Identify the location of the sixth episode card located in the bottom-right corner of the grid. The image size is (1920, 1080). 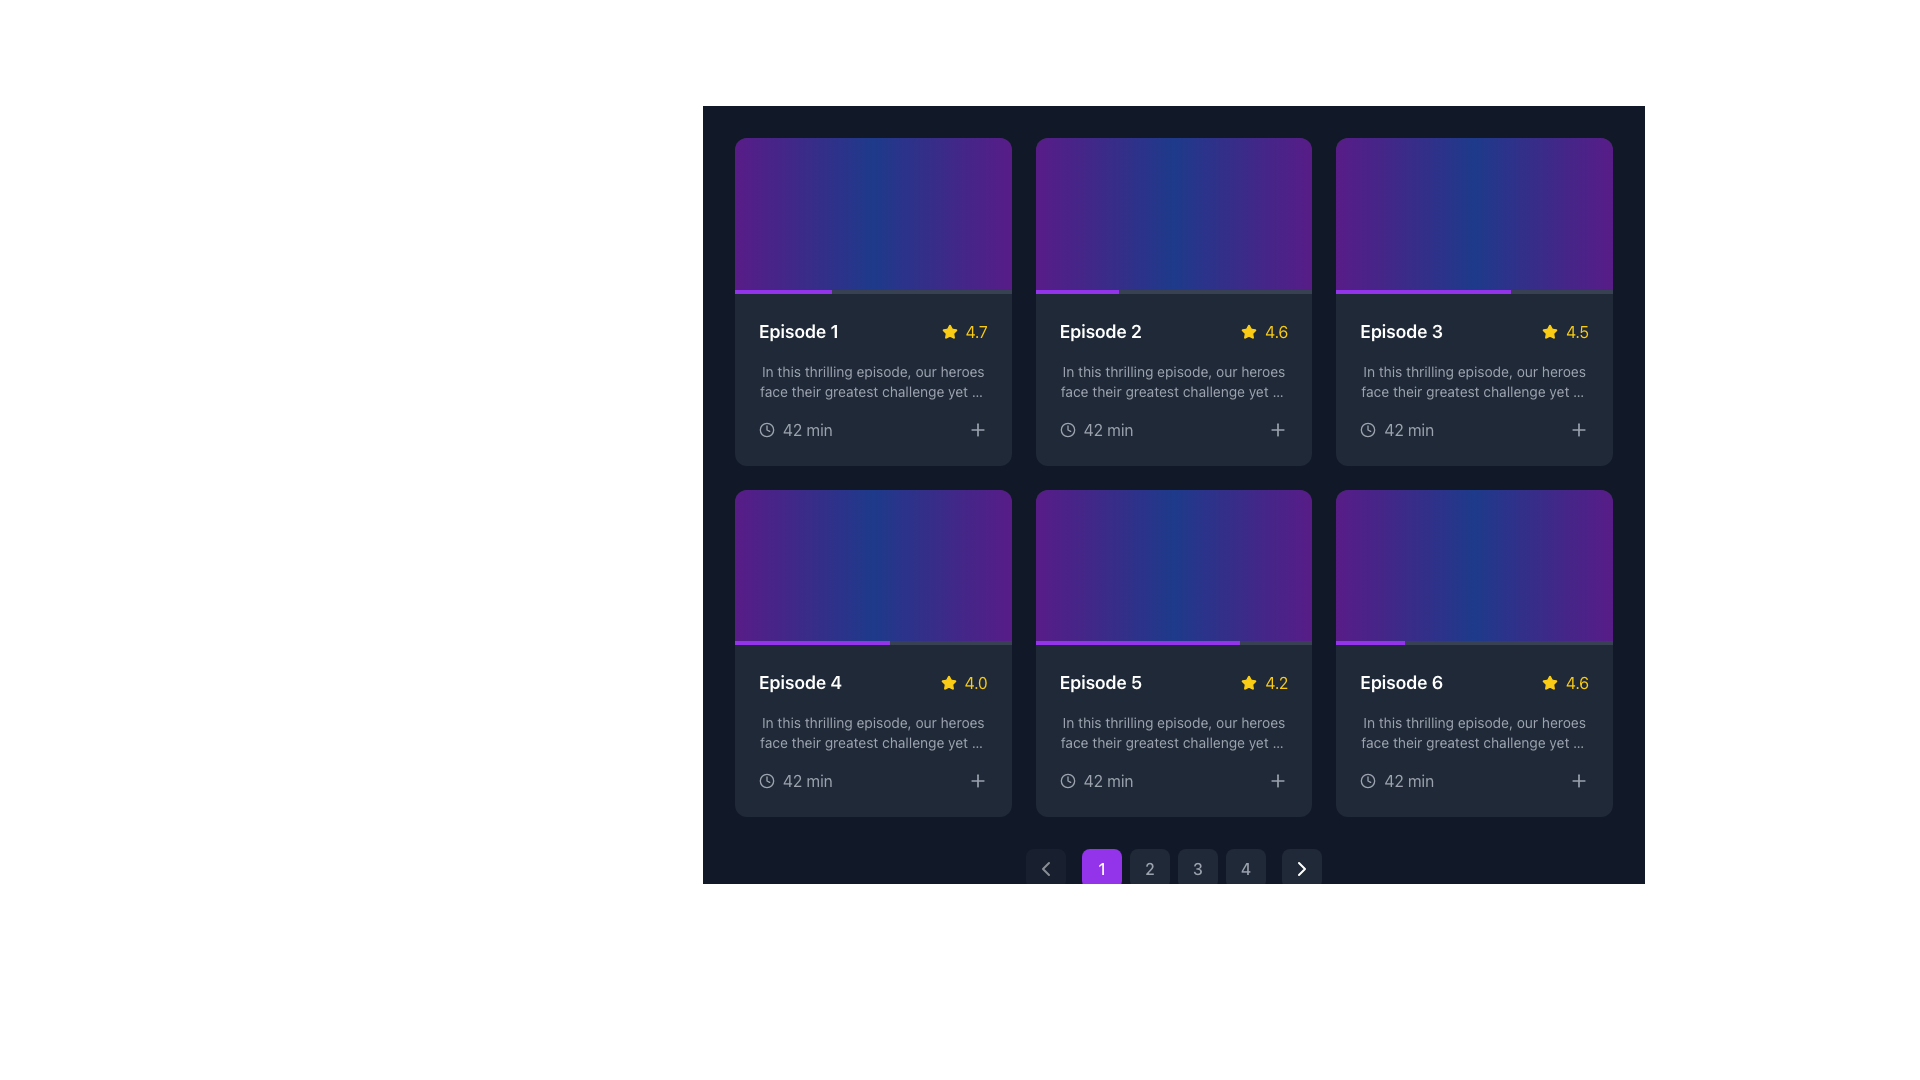
(1474, 653).